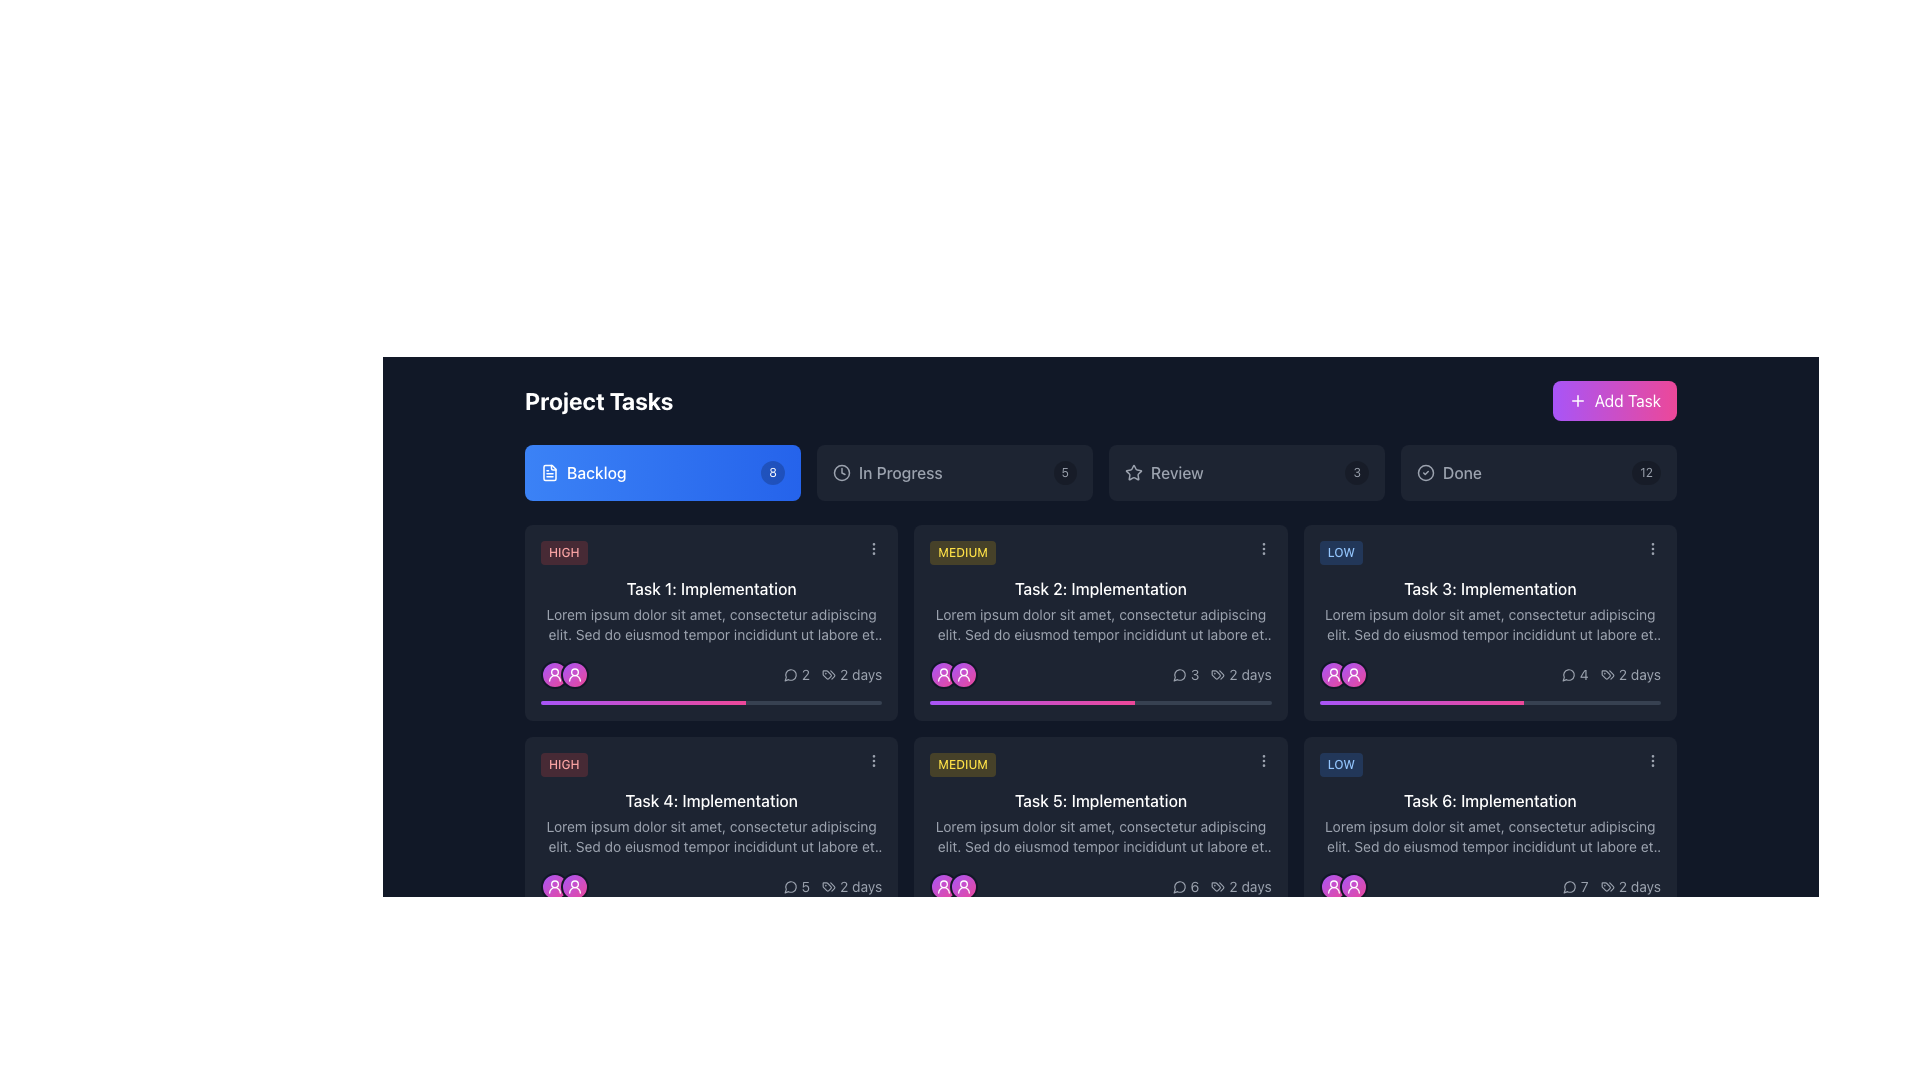 The image size is (1920, 1080). I want to click on the 'In Progress' button-like category tab, which is located between 'Backlog' and 'Review', so click(954, 473).